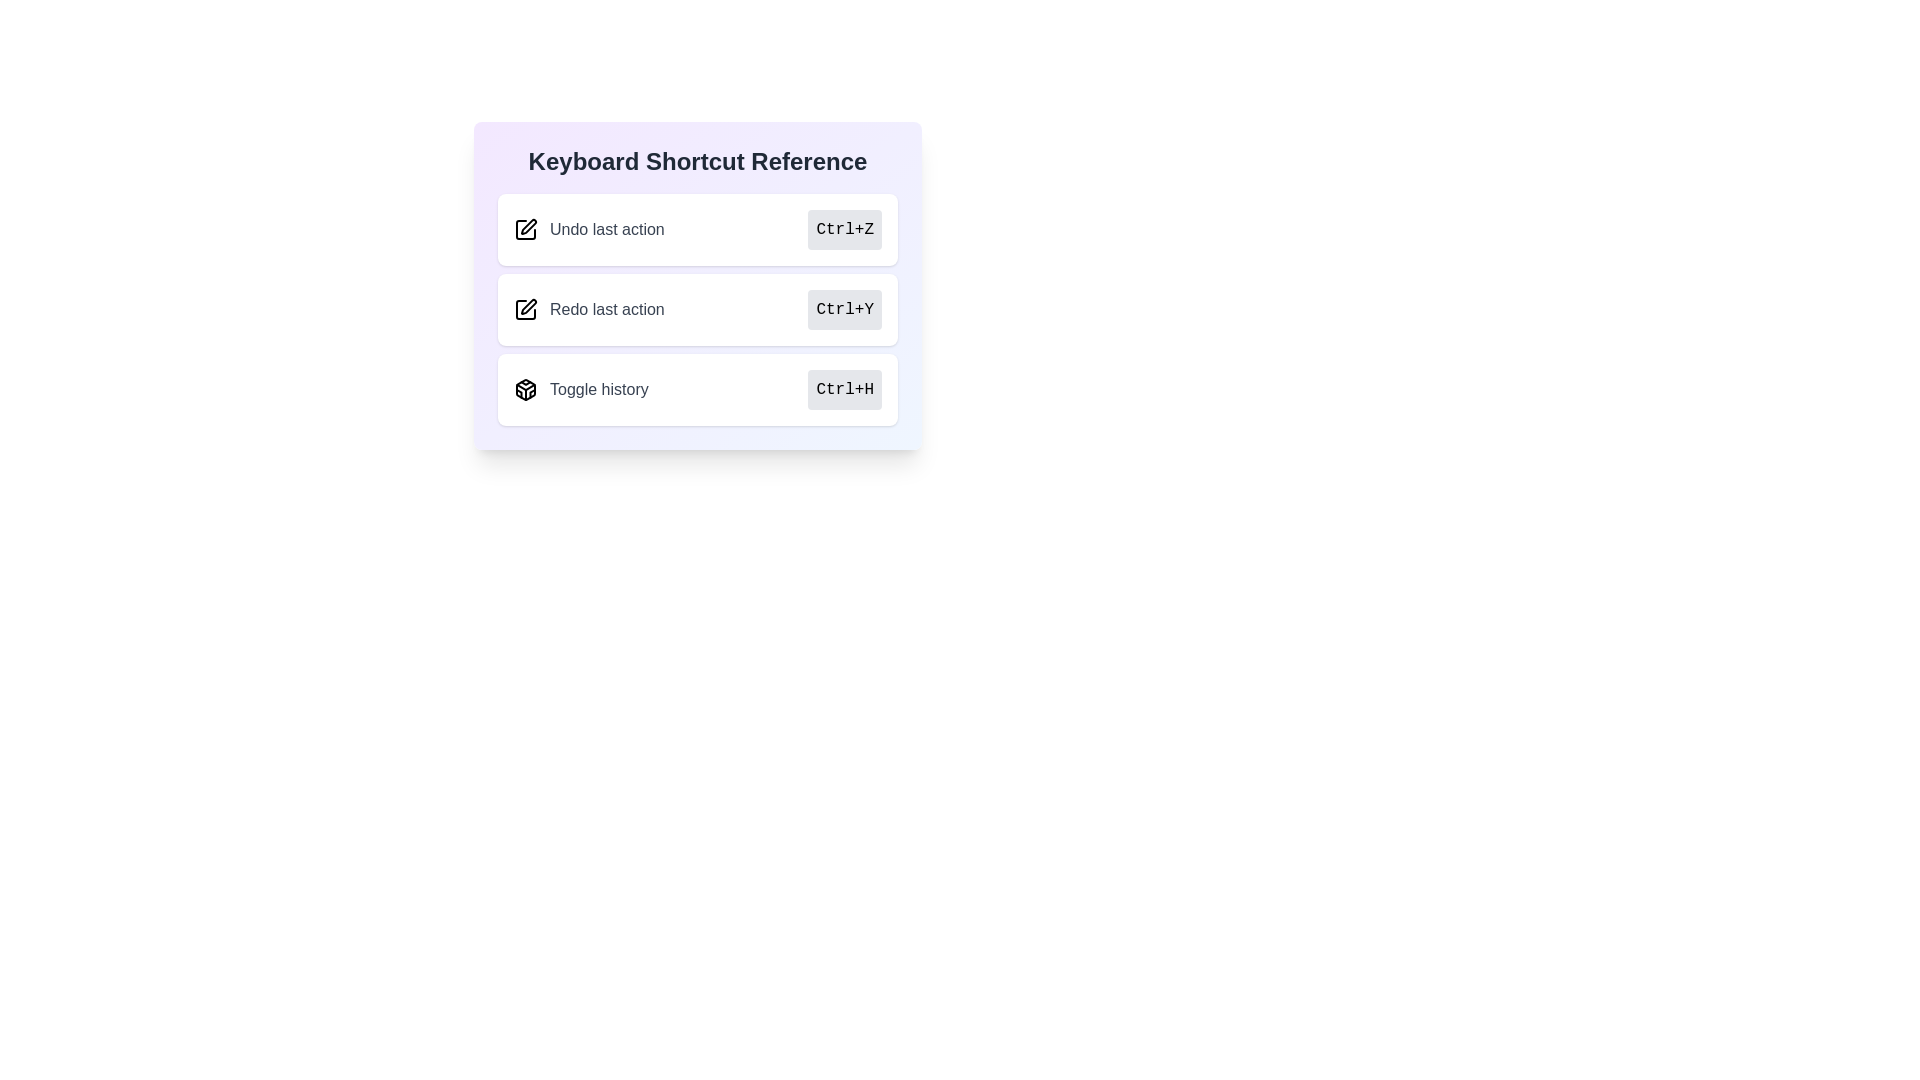 The width and height of the screenshot is (1920, 1080). What do you see at coordinates (697, 285) in the screenshot?
I see `the displayed information on the card component titled 'Redo last action', which is the second card in the list of keyboard shortcuts` at bounding box center [697, 285].